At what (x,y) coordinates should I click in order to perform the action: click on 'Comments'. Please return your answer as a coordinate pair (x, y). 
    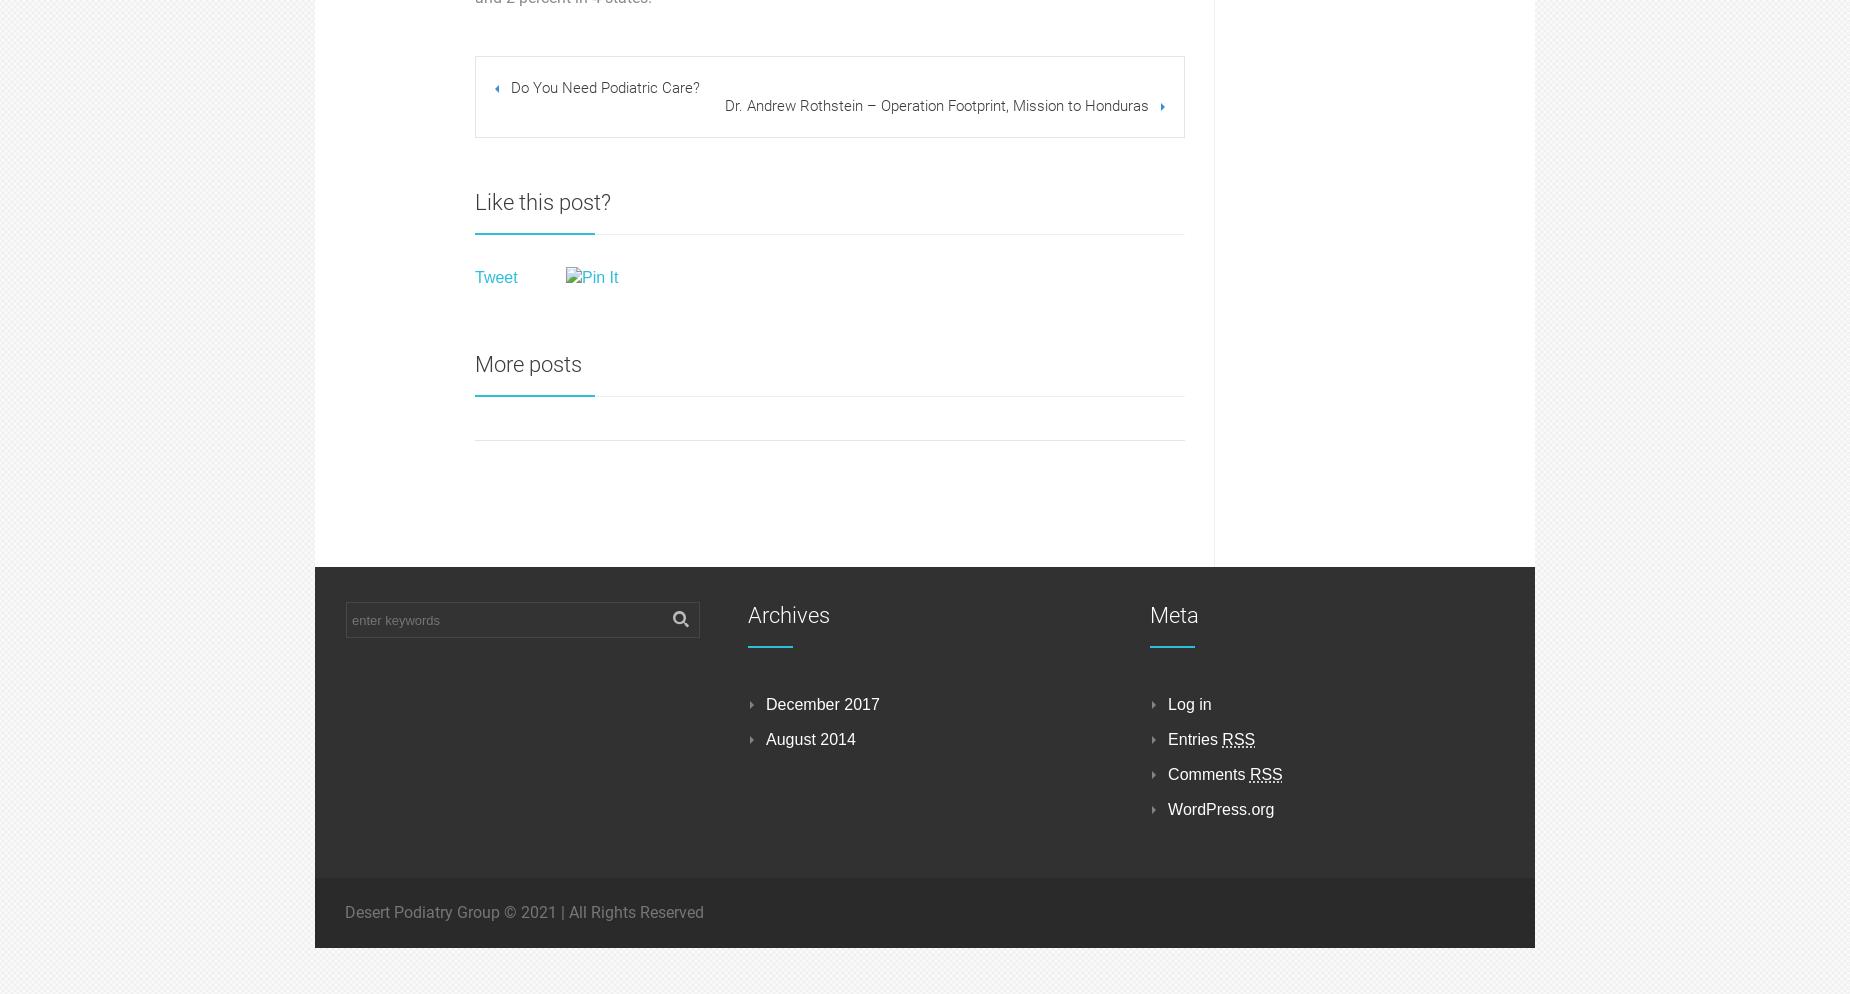
    Looking at the image, I should click on (1207, 773).